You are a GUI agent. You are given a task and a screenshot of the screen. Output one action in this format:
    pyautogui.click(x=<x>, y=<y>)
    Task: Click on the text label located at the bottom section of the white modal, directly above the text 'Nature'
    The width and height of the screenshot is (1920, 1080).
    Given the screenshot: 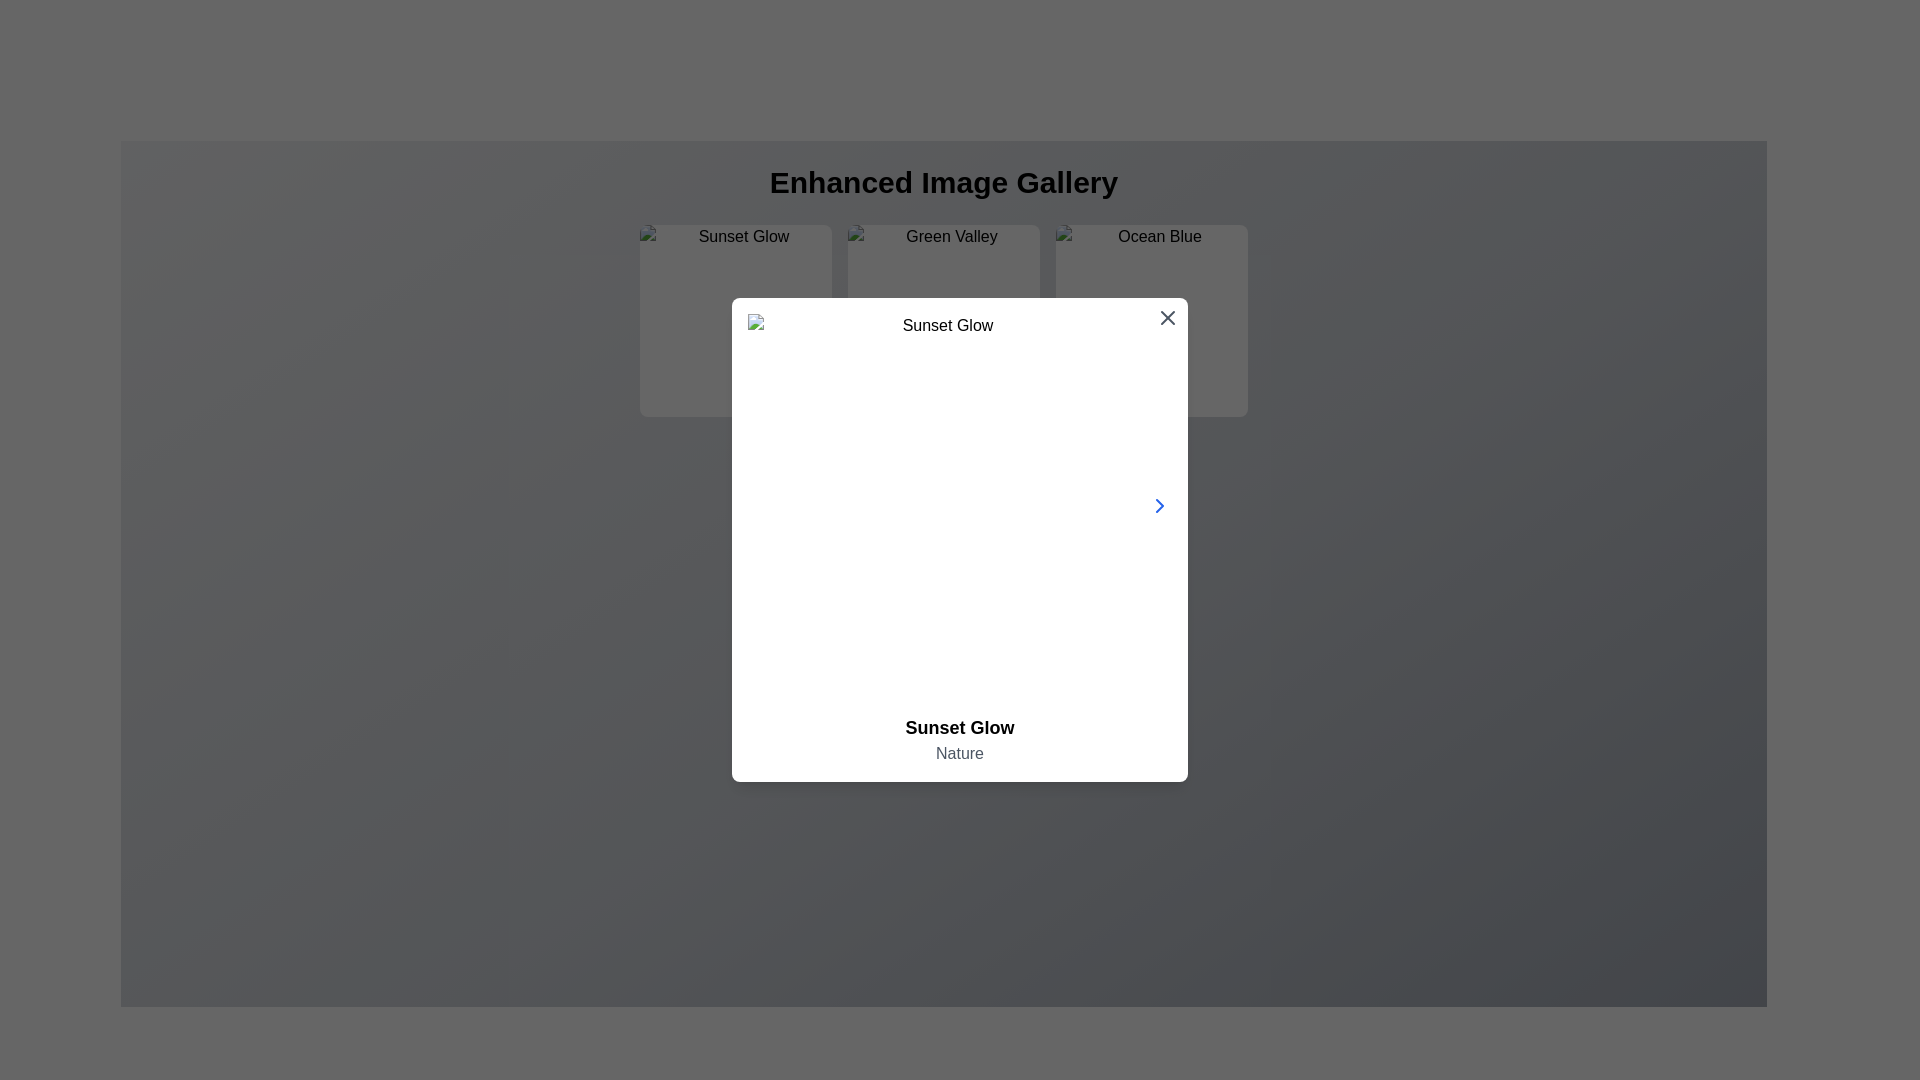 What is the action you would take?
    pyautogui.click(x=960, y=728)
    